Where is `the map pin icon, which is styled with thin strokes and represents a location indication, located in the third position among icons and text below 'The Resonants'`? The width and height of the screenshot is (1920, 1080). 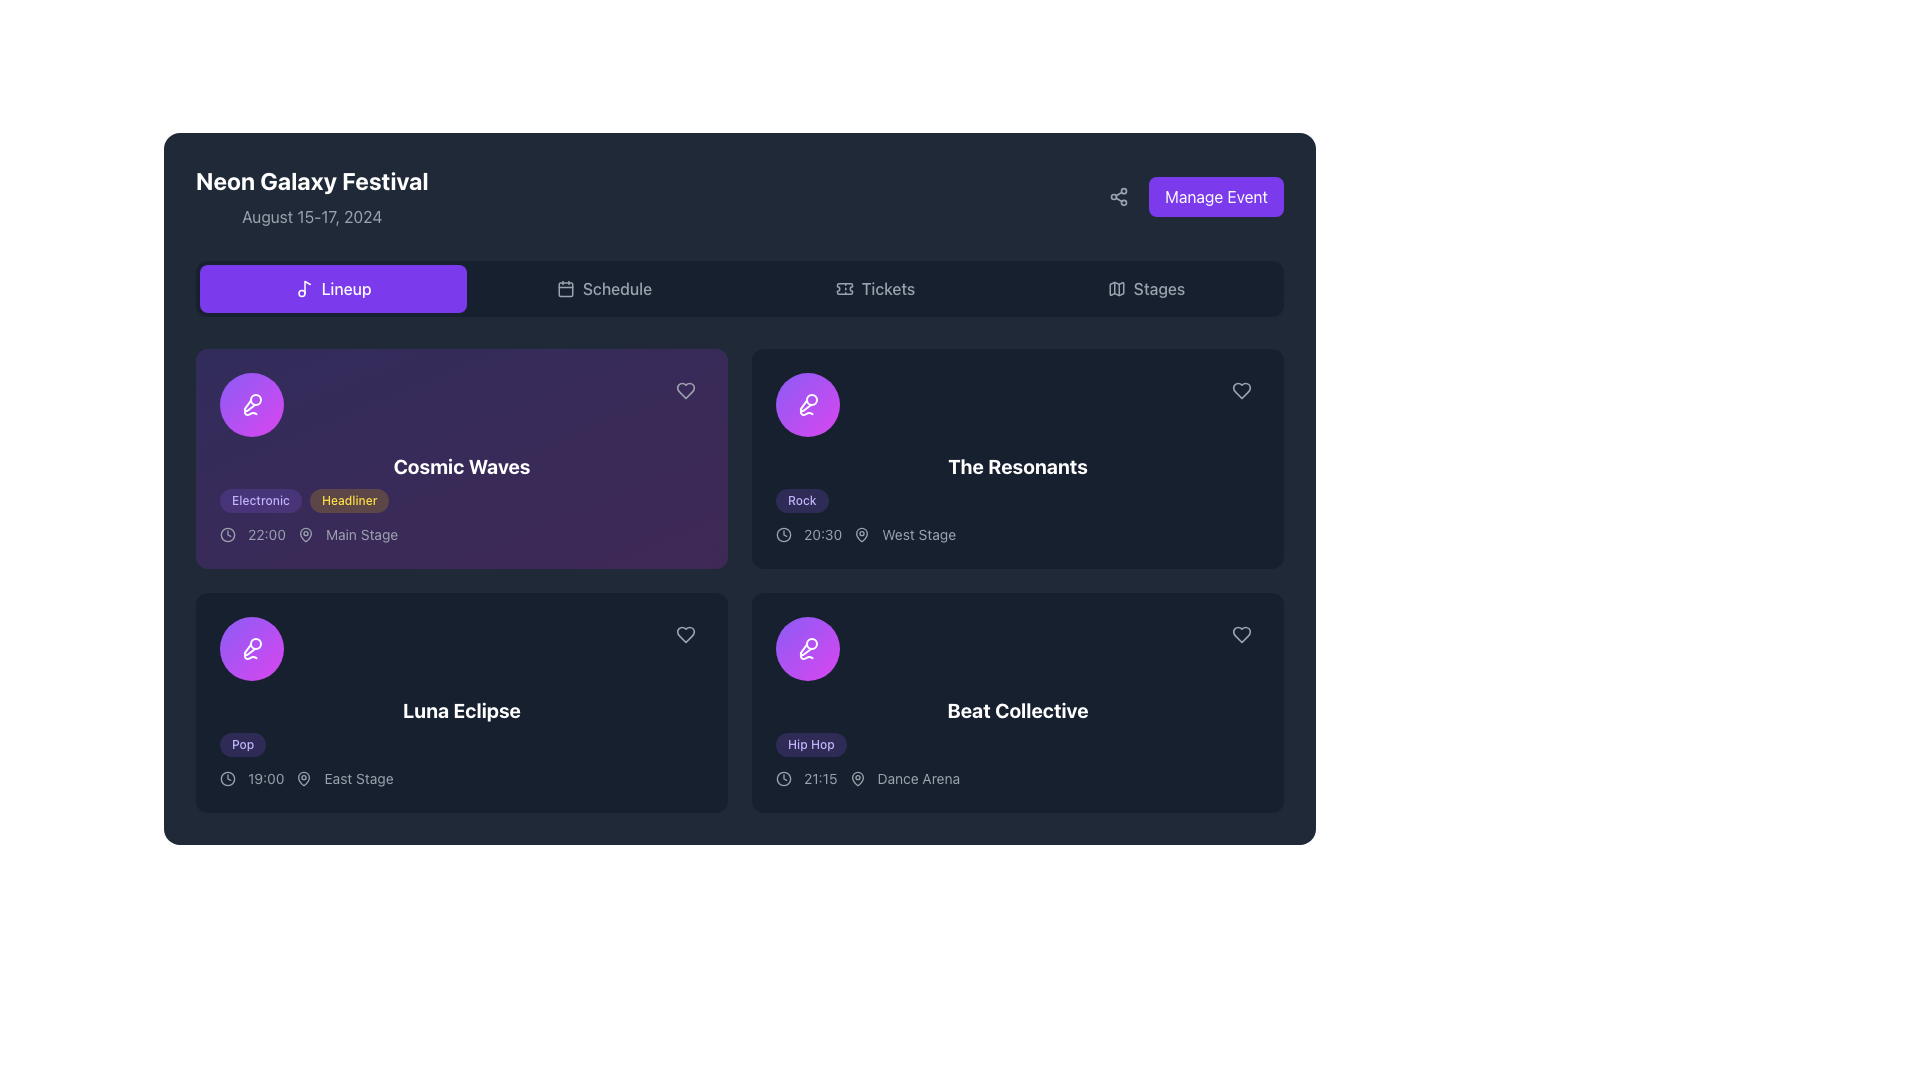
the map pin icon, which is styled with thin strokes and represents a location indication, located in the third position among icons and text below 'The Resonants' is located at coordinates (862, 534).